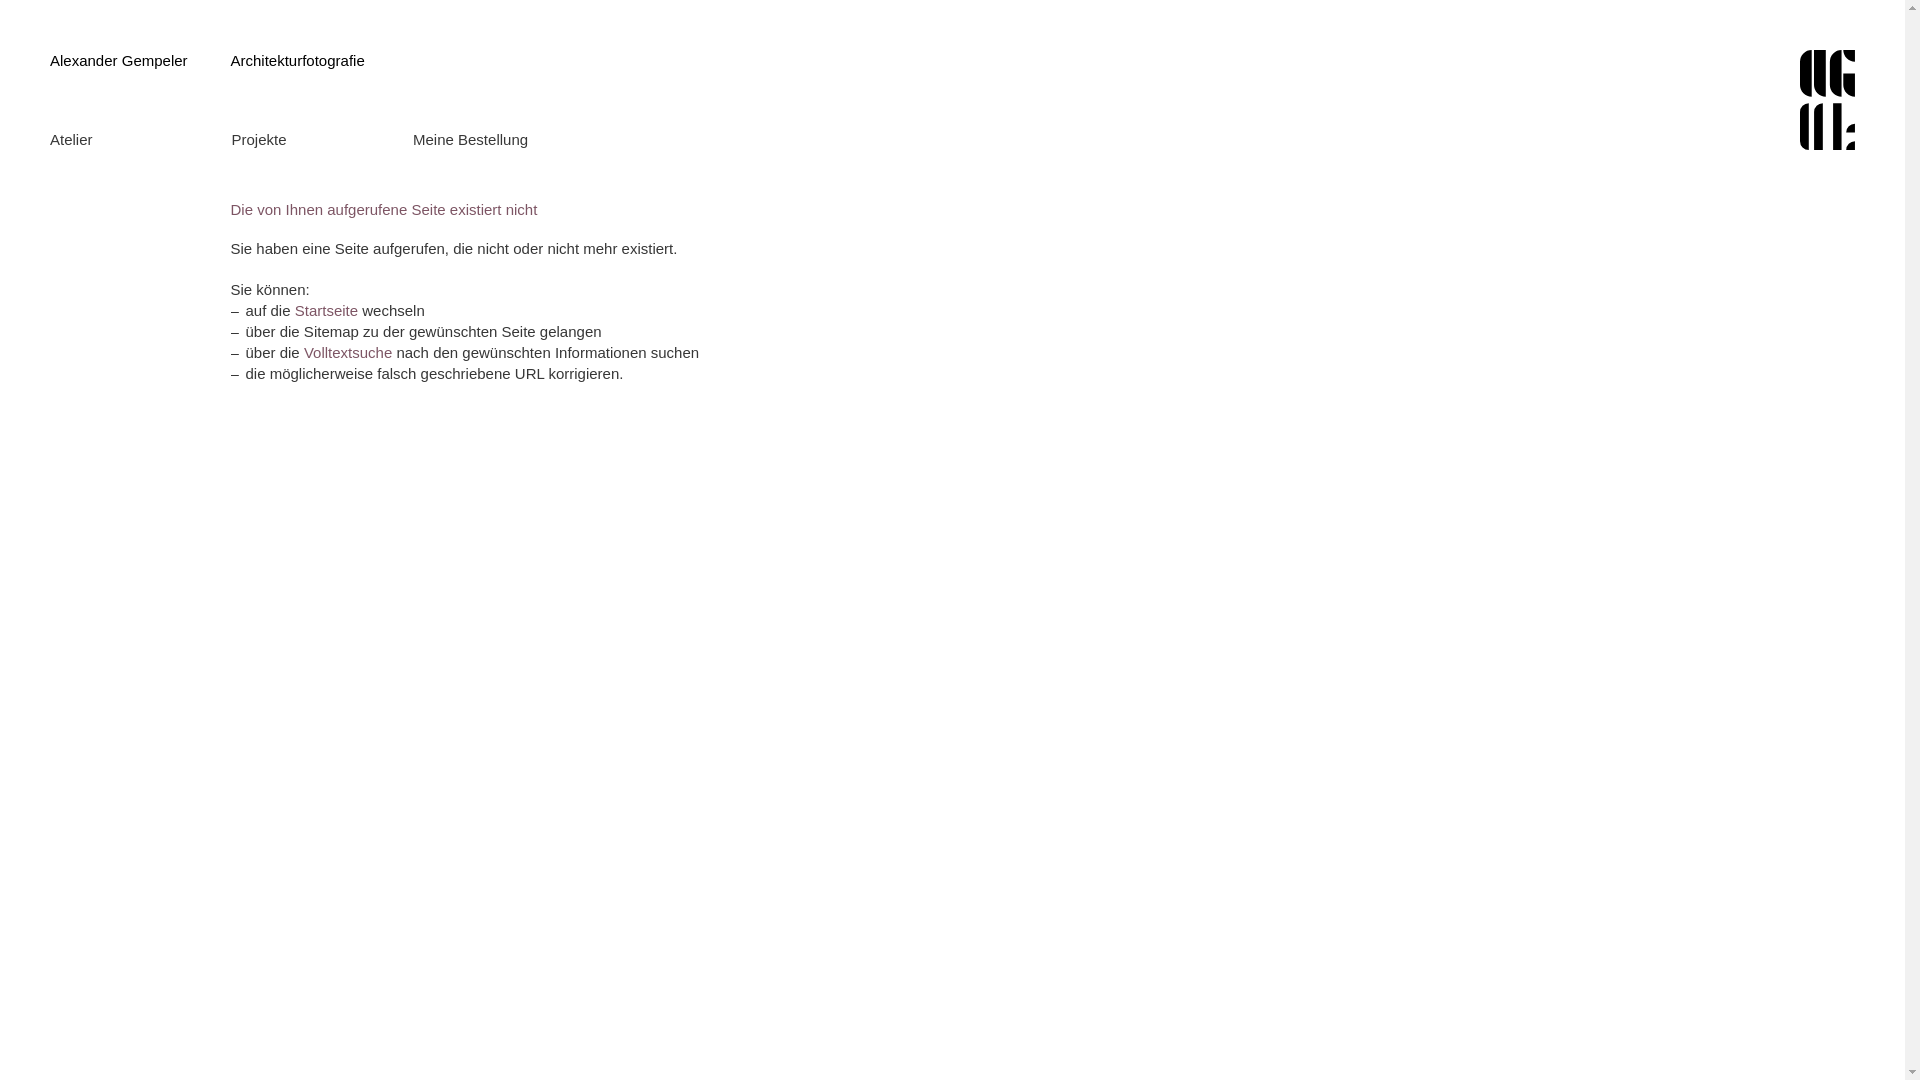 Image resolution: width=1920 pixels, height=1080 pixels. I want to click on 'Meine Bestellung', so click(499, 138).